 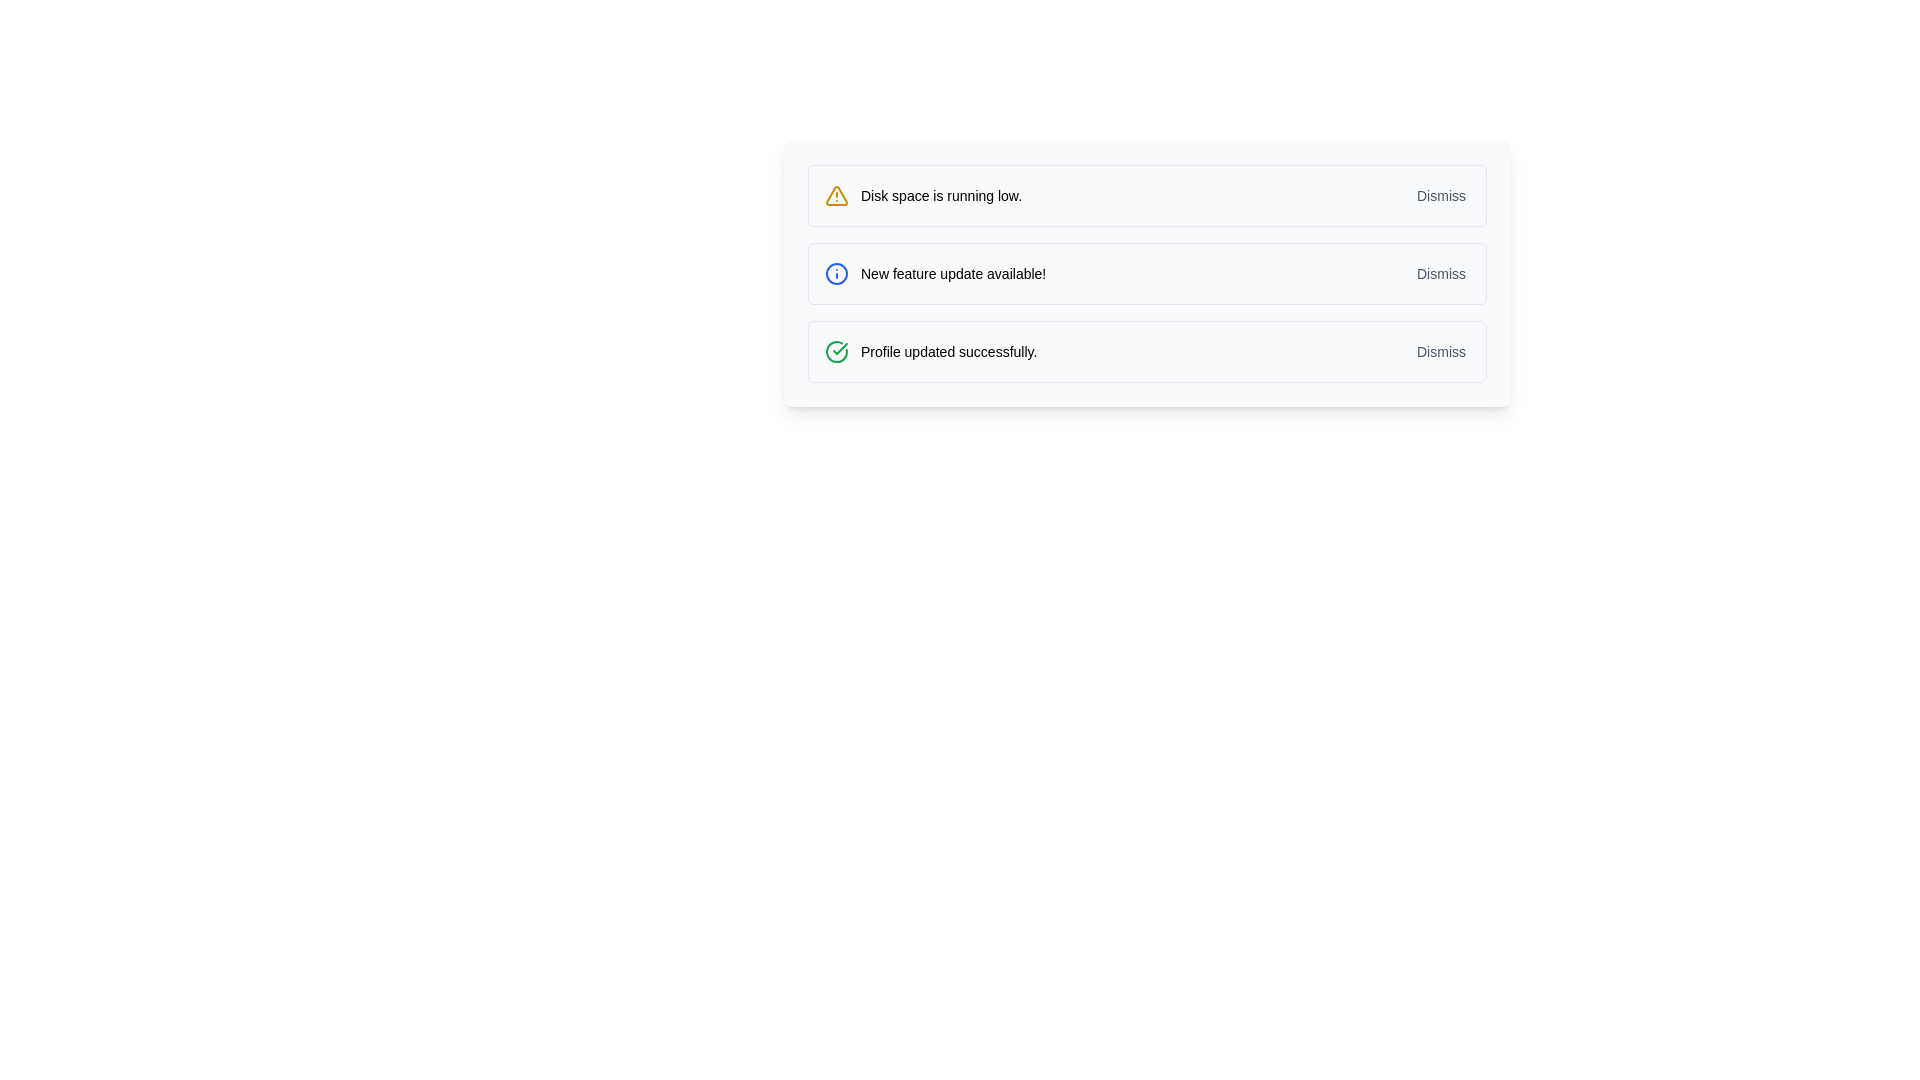 What do you see at coordinates (836, 196) in the screenshot?
I see `the yellow triangle icon with an exclamation mark inside, located at the leftmost side of the notification bar that reads 'Disk space is running low.'` at bounding box center [836, 196].